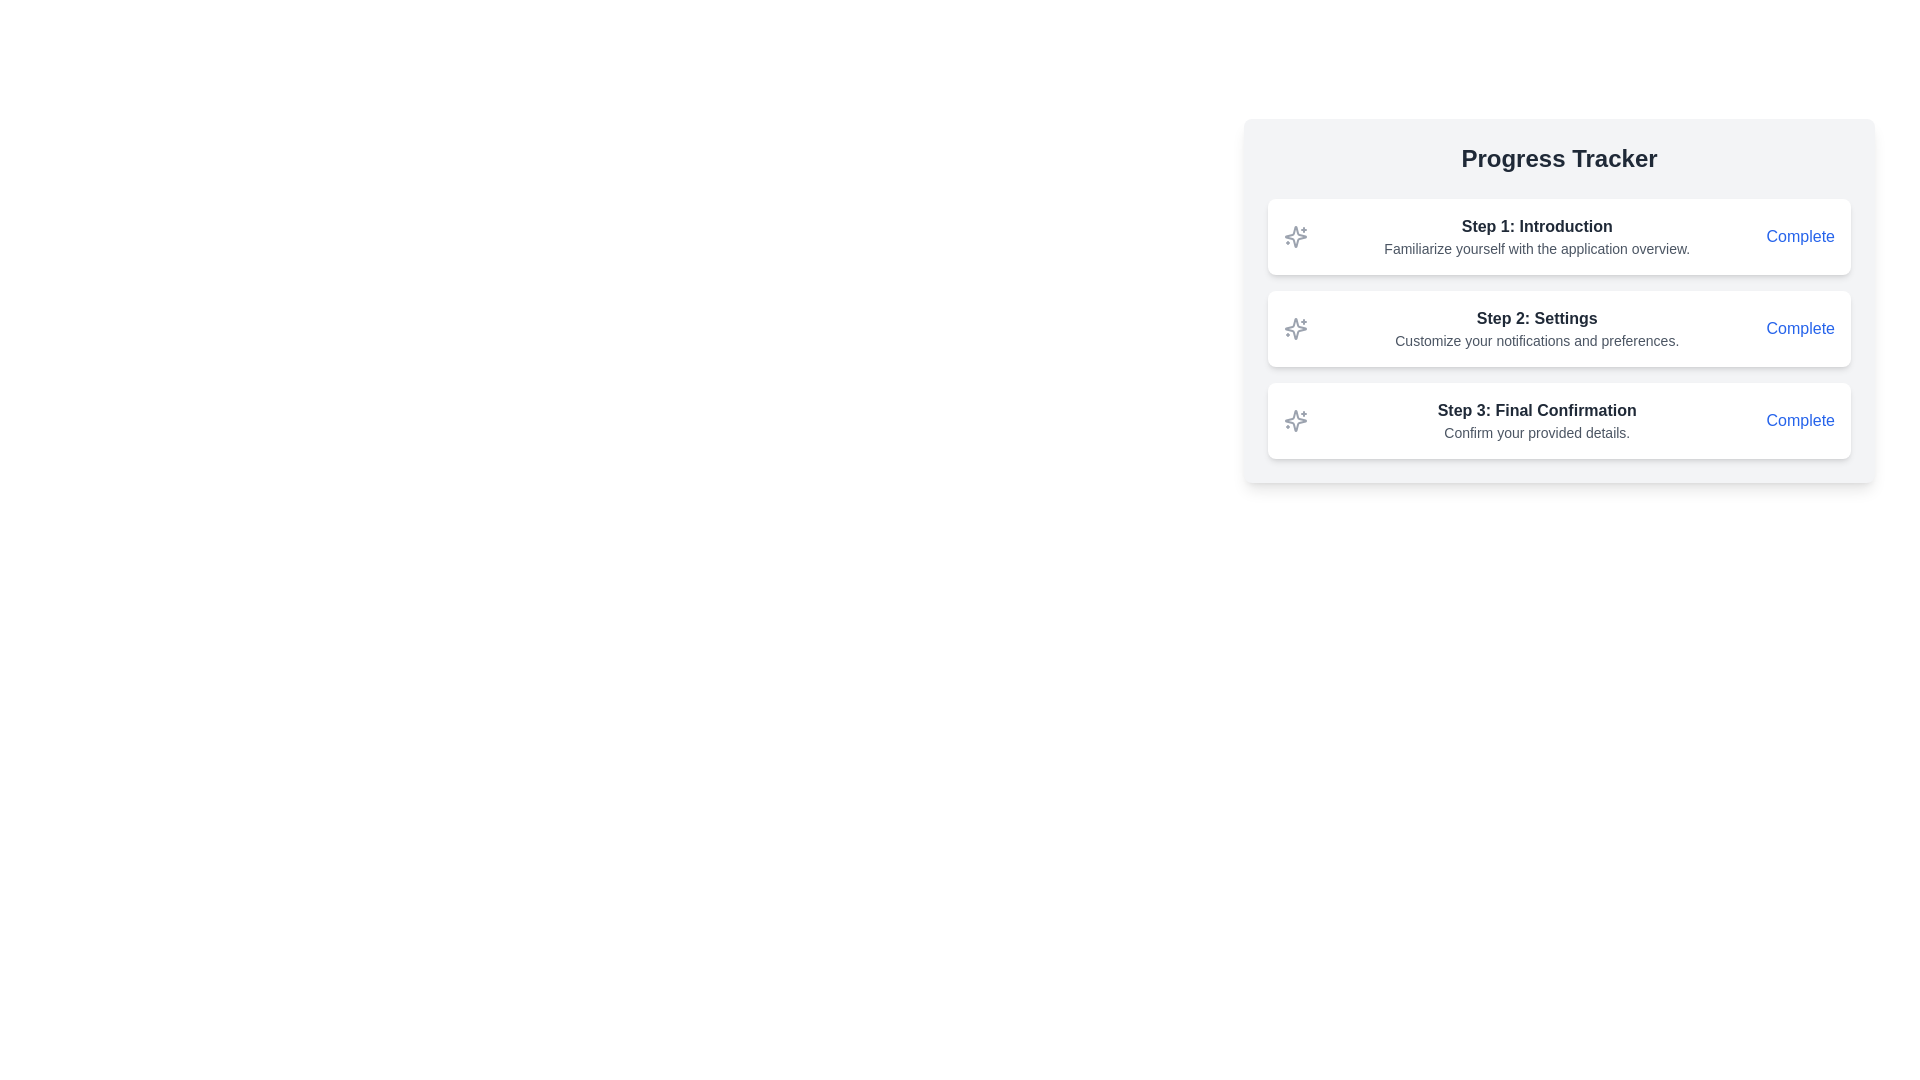 The height and width of the screenshot is (1080, 1920). I want to click on the central star-like shape of the sparkles icon associated with 'Step 2: Settings' in the progress tracker, so click(1296, 327).